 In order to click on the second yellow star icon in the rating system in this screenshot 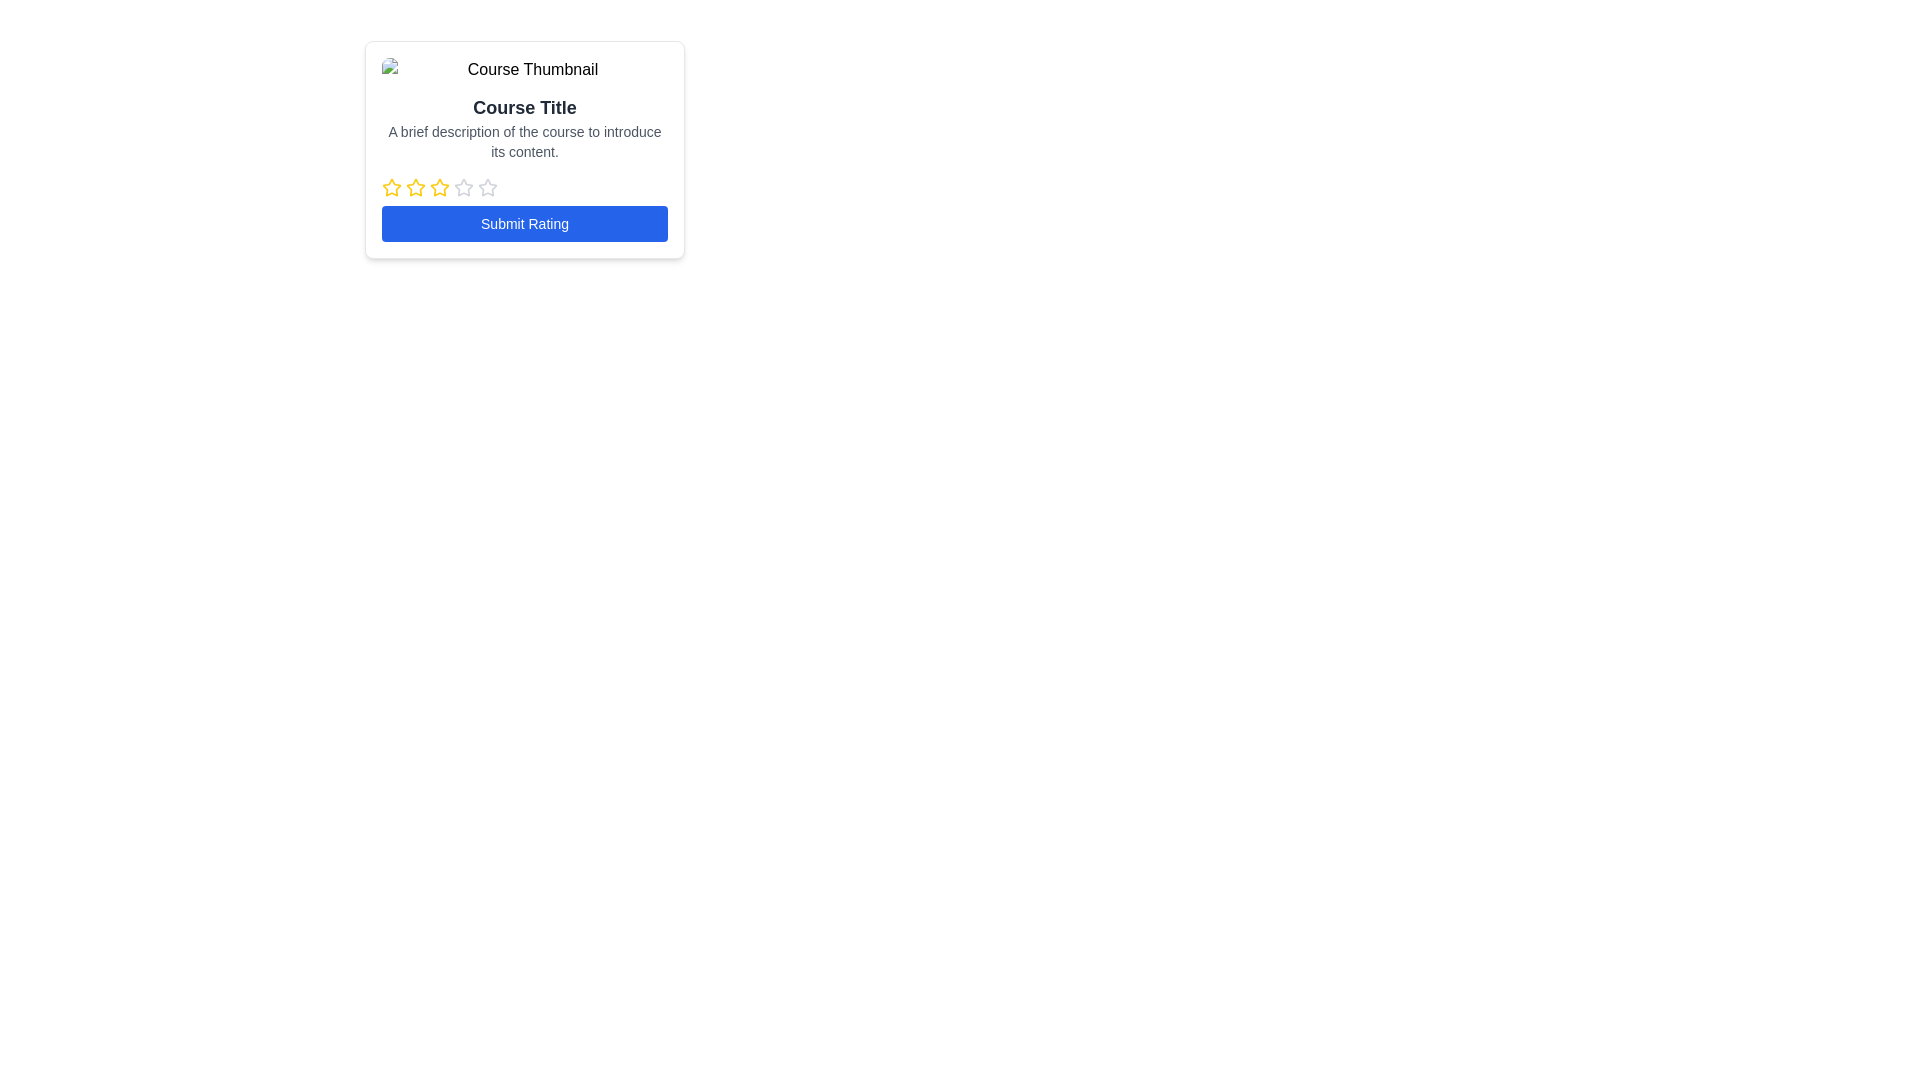, I will do `click(439, 187)`.